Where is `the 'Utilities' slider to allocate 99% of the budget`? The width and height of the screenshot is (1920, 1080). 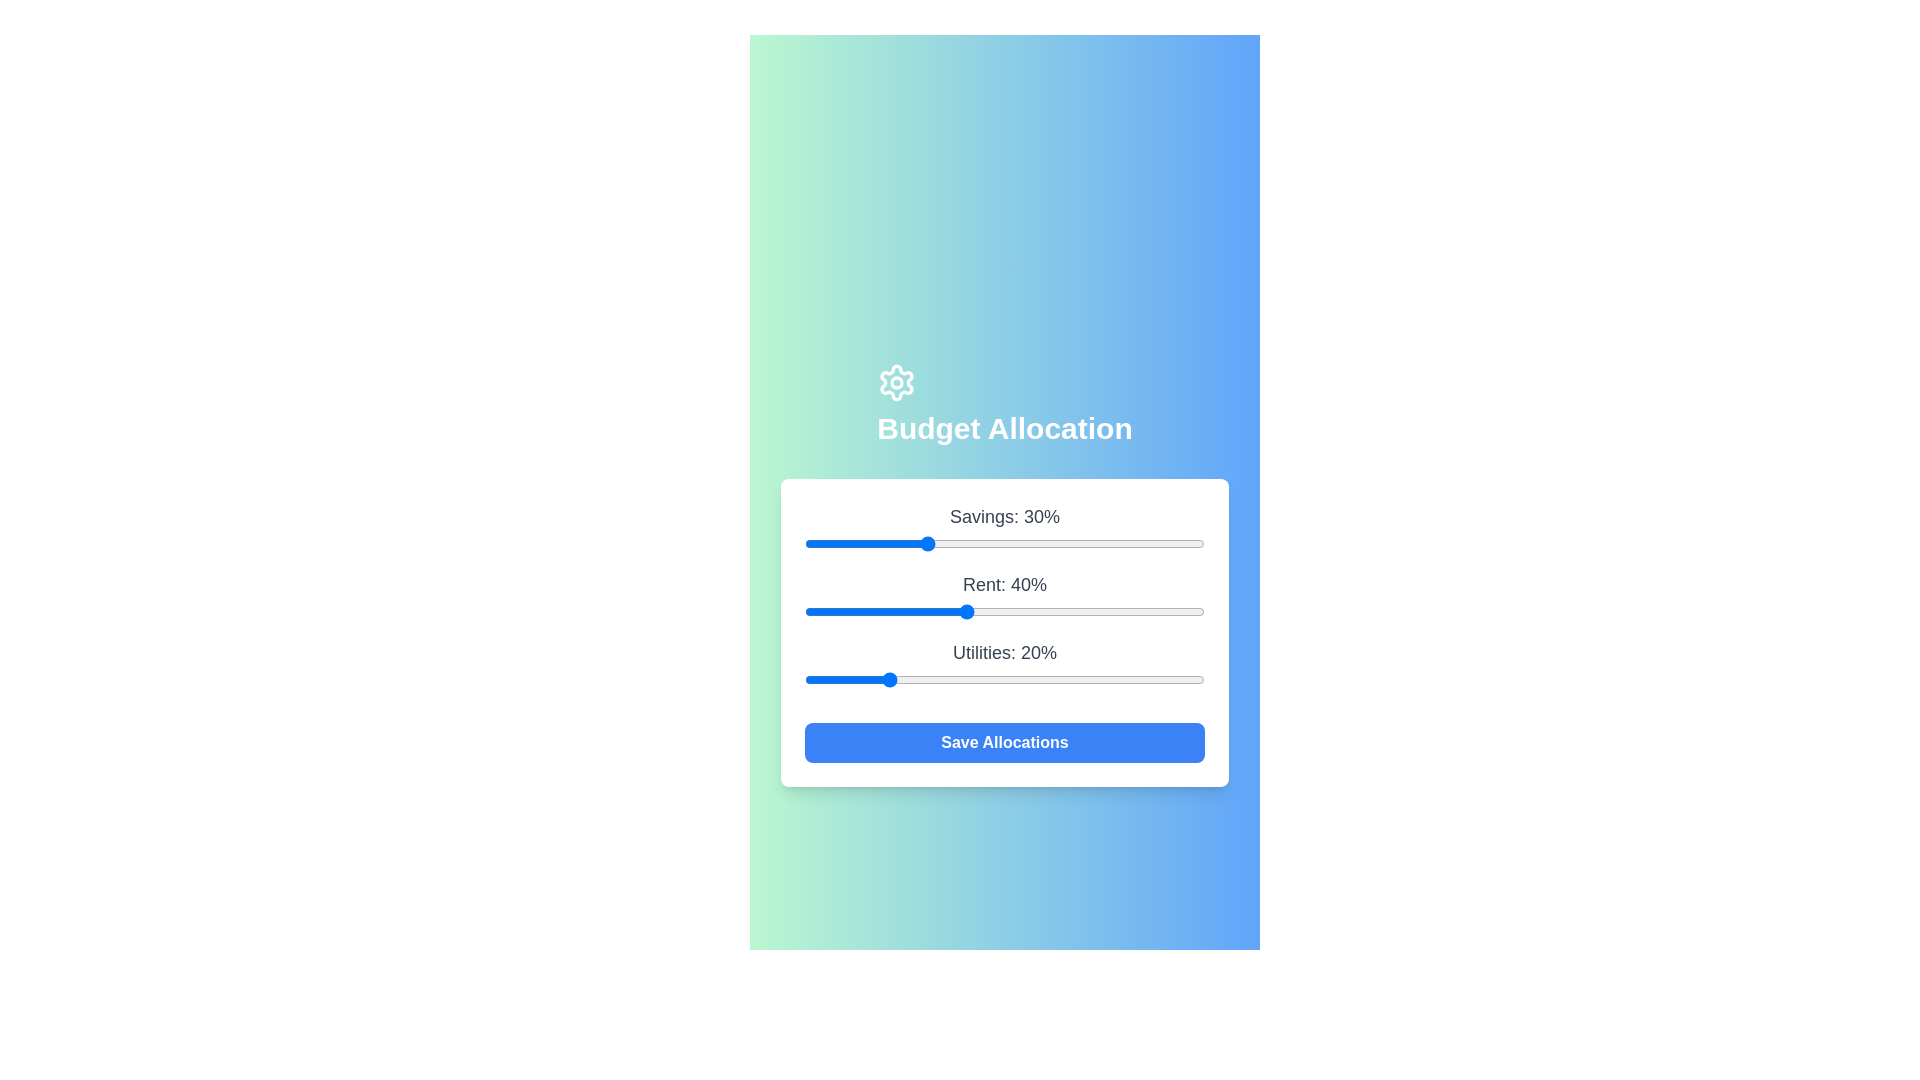 the 'Utilities' slider to allocate 99% of the budget is located at coordinates (1200, 678).